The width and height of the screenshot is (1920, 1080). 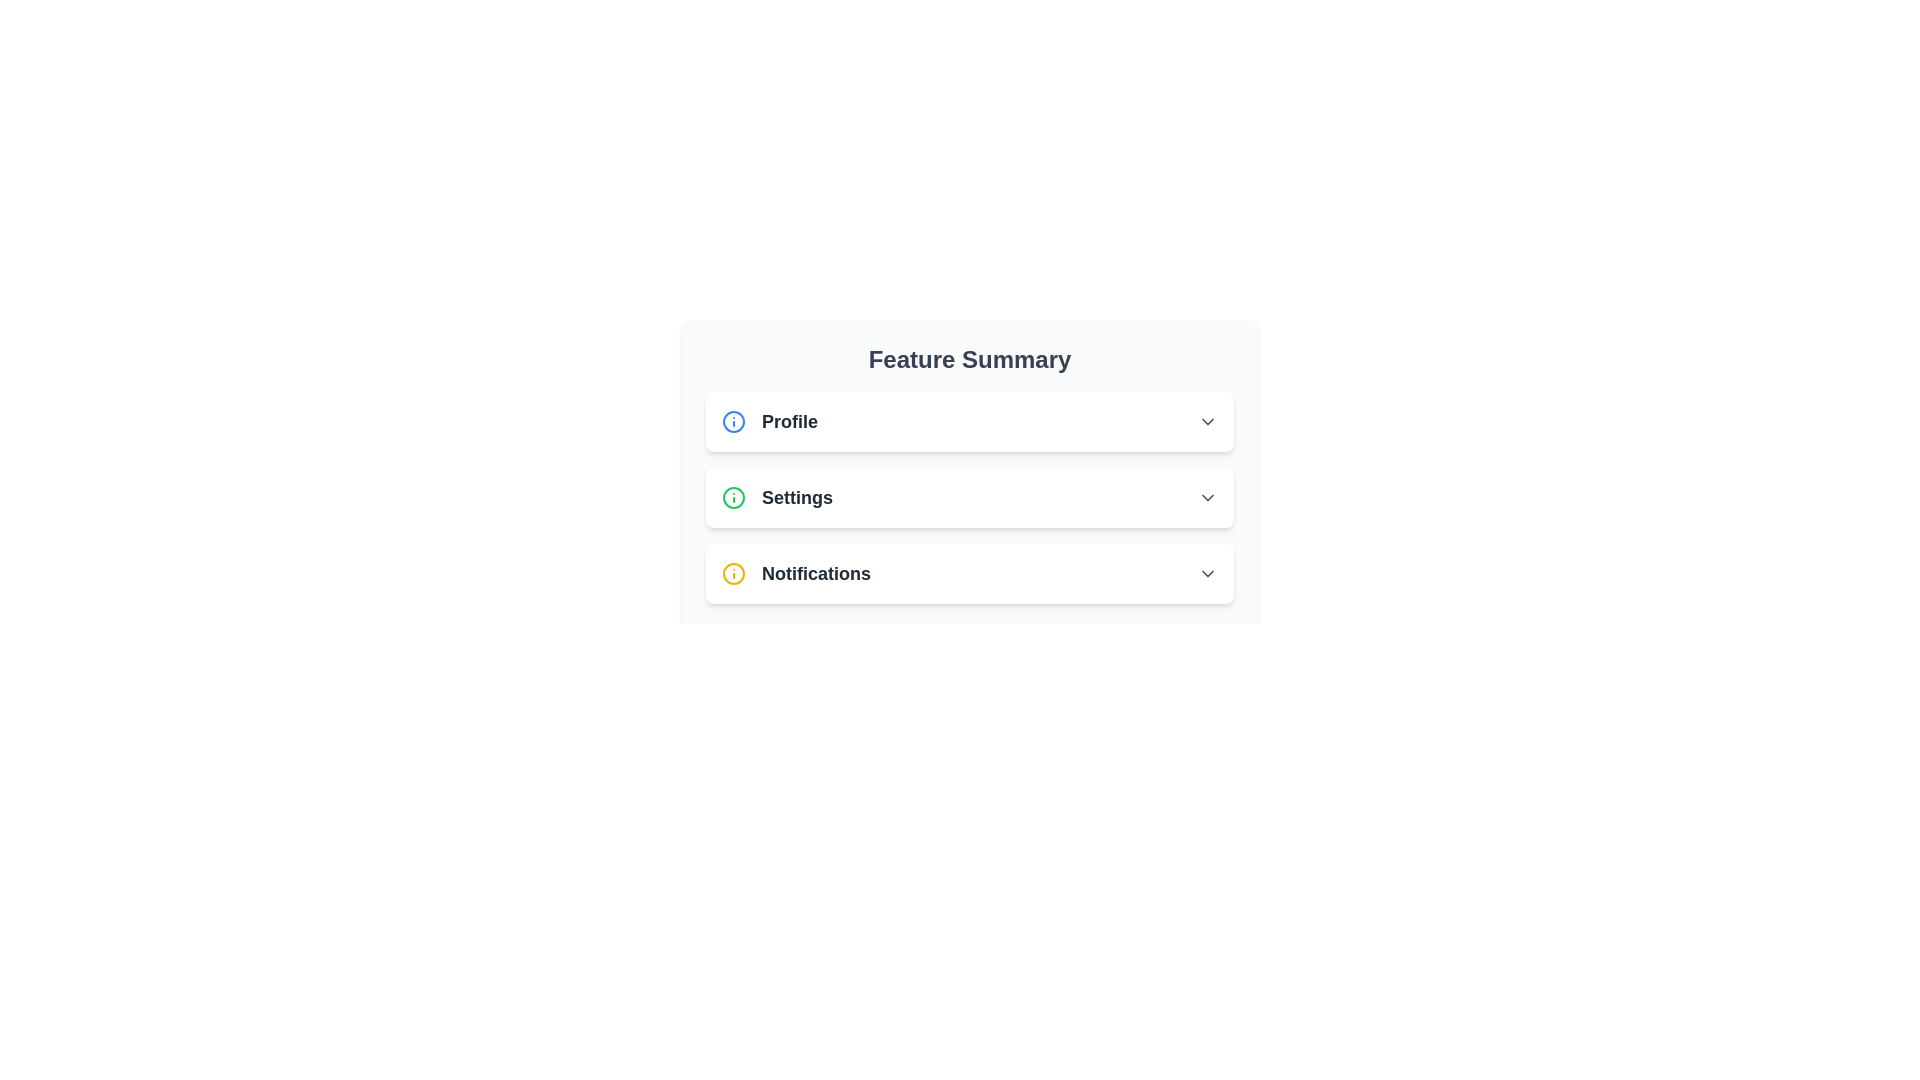 I want to click on the downward-pointing gray chevron icon to the right of the 'Settings' text in the 'Feature Summary' list, so click(x=1207, y=496).